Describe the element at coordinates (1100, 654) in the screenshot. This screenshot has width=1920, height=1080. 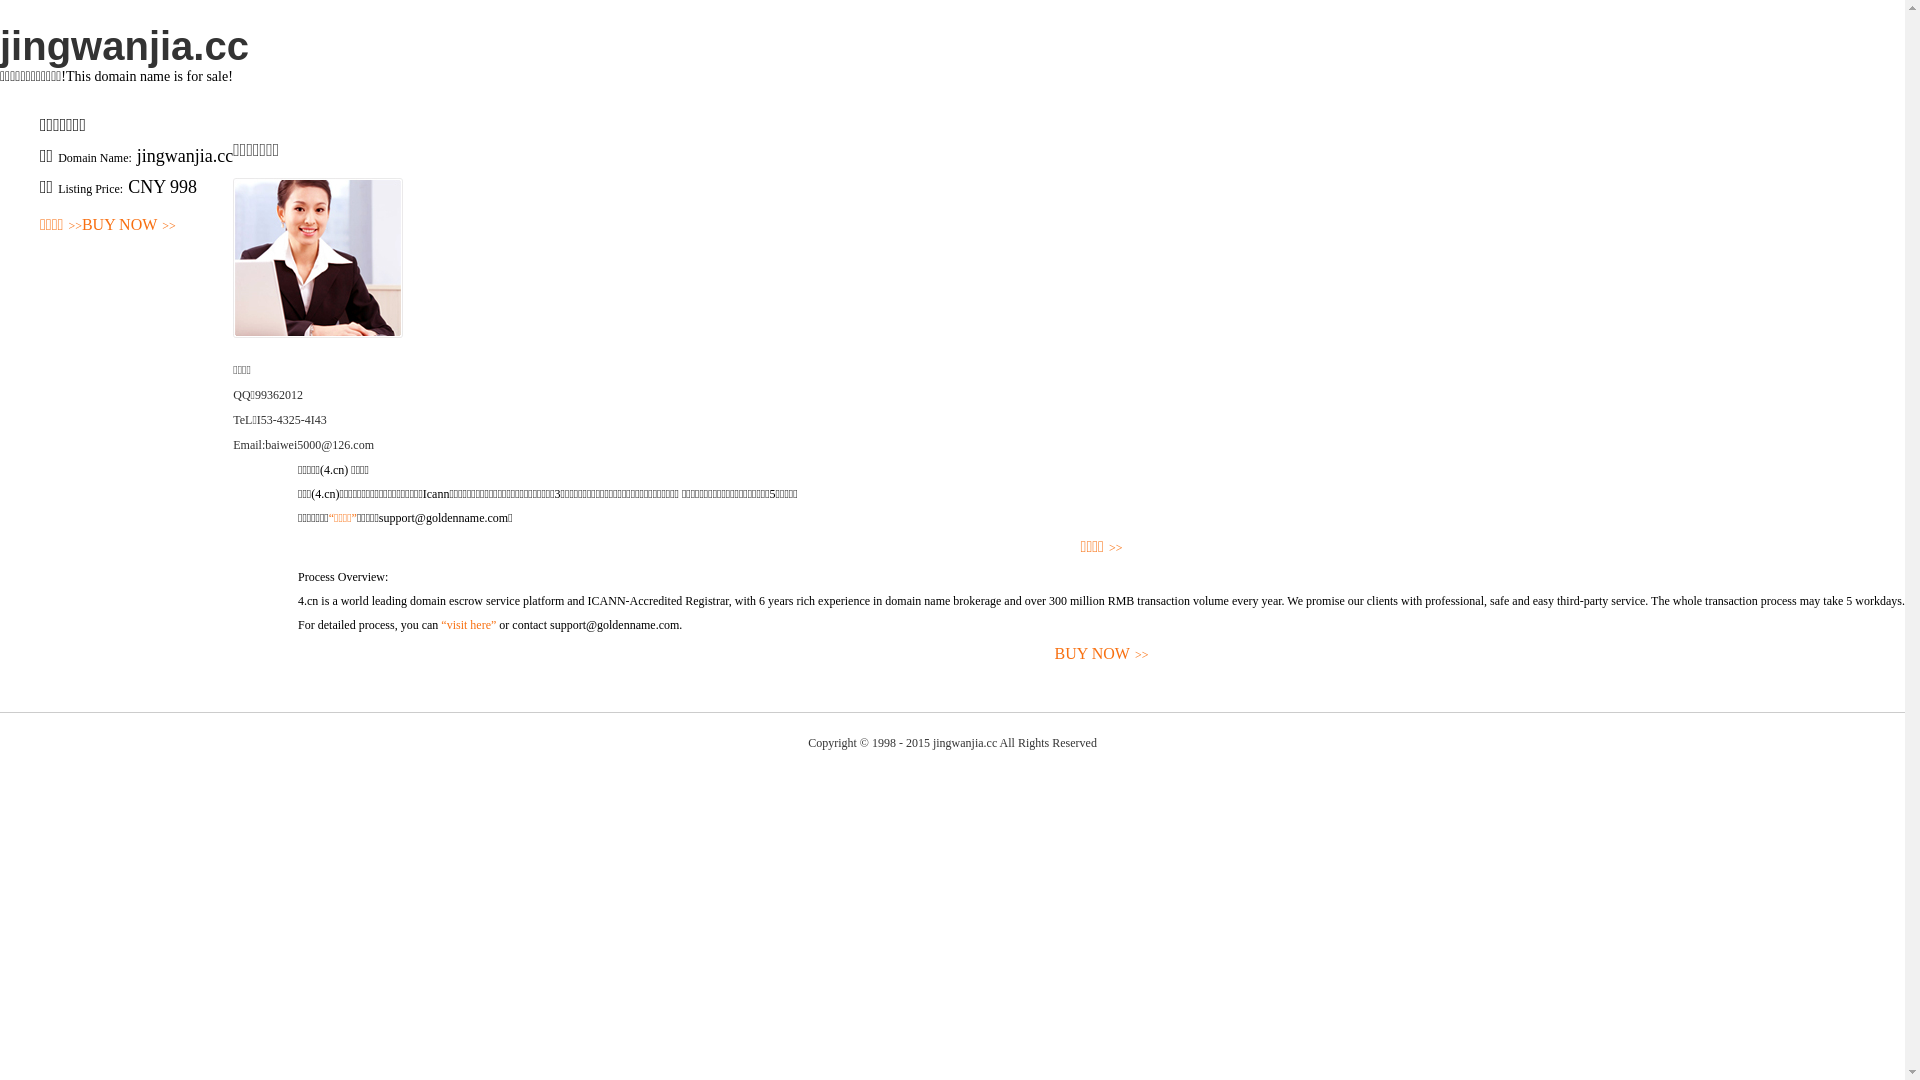
I see `'BUY NOW>>'` at that location.